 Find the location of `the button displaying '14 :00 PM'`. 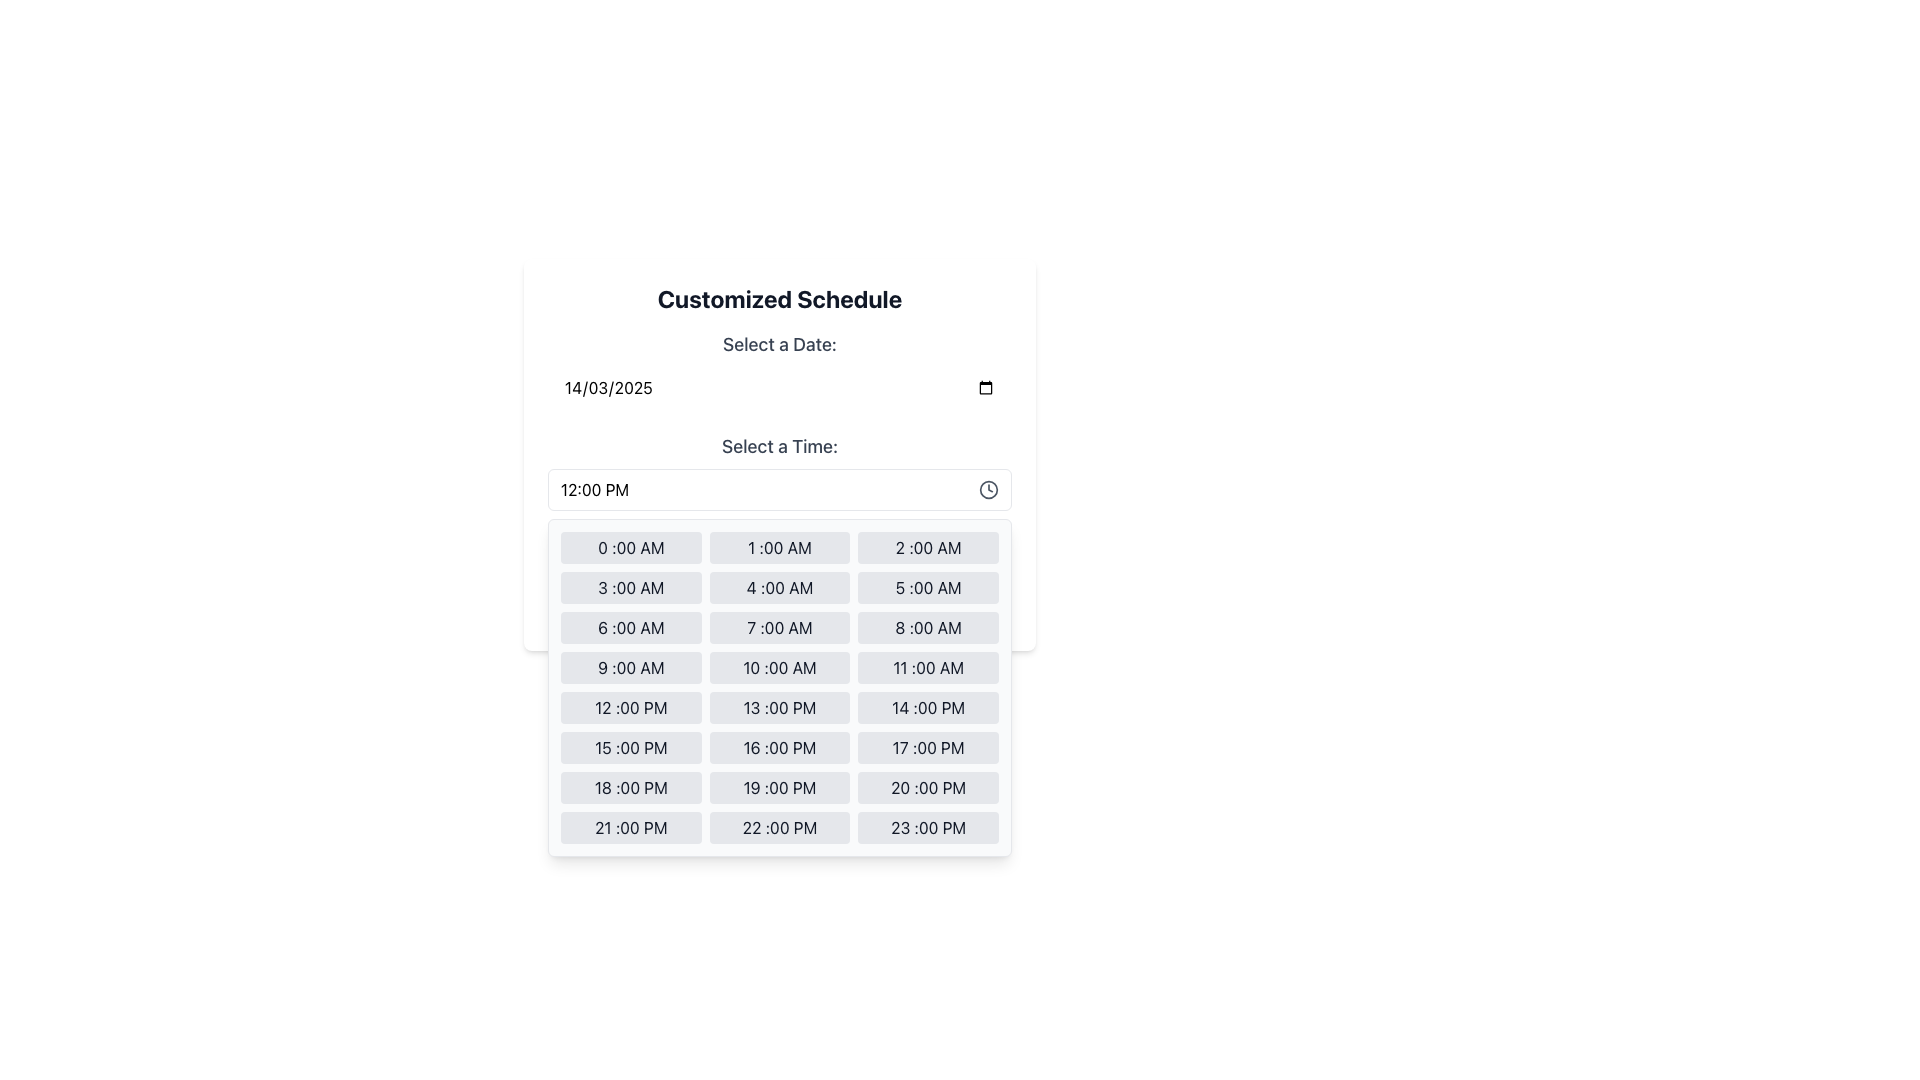

the button displaying '14 :00 PM' is located at coordinates (927, 707).